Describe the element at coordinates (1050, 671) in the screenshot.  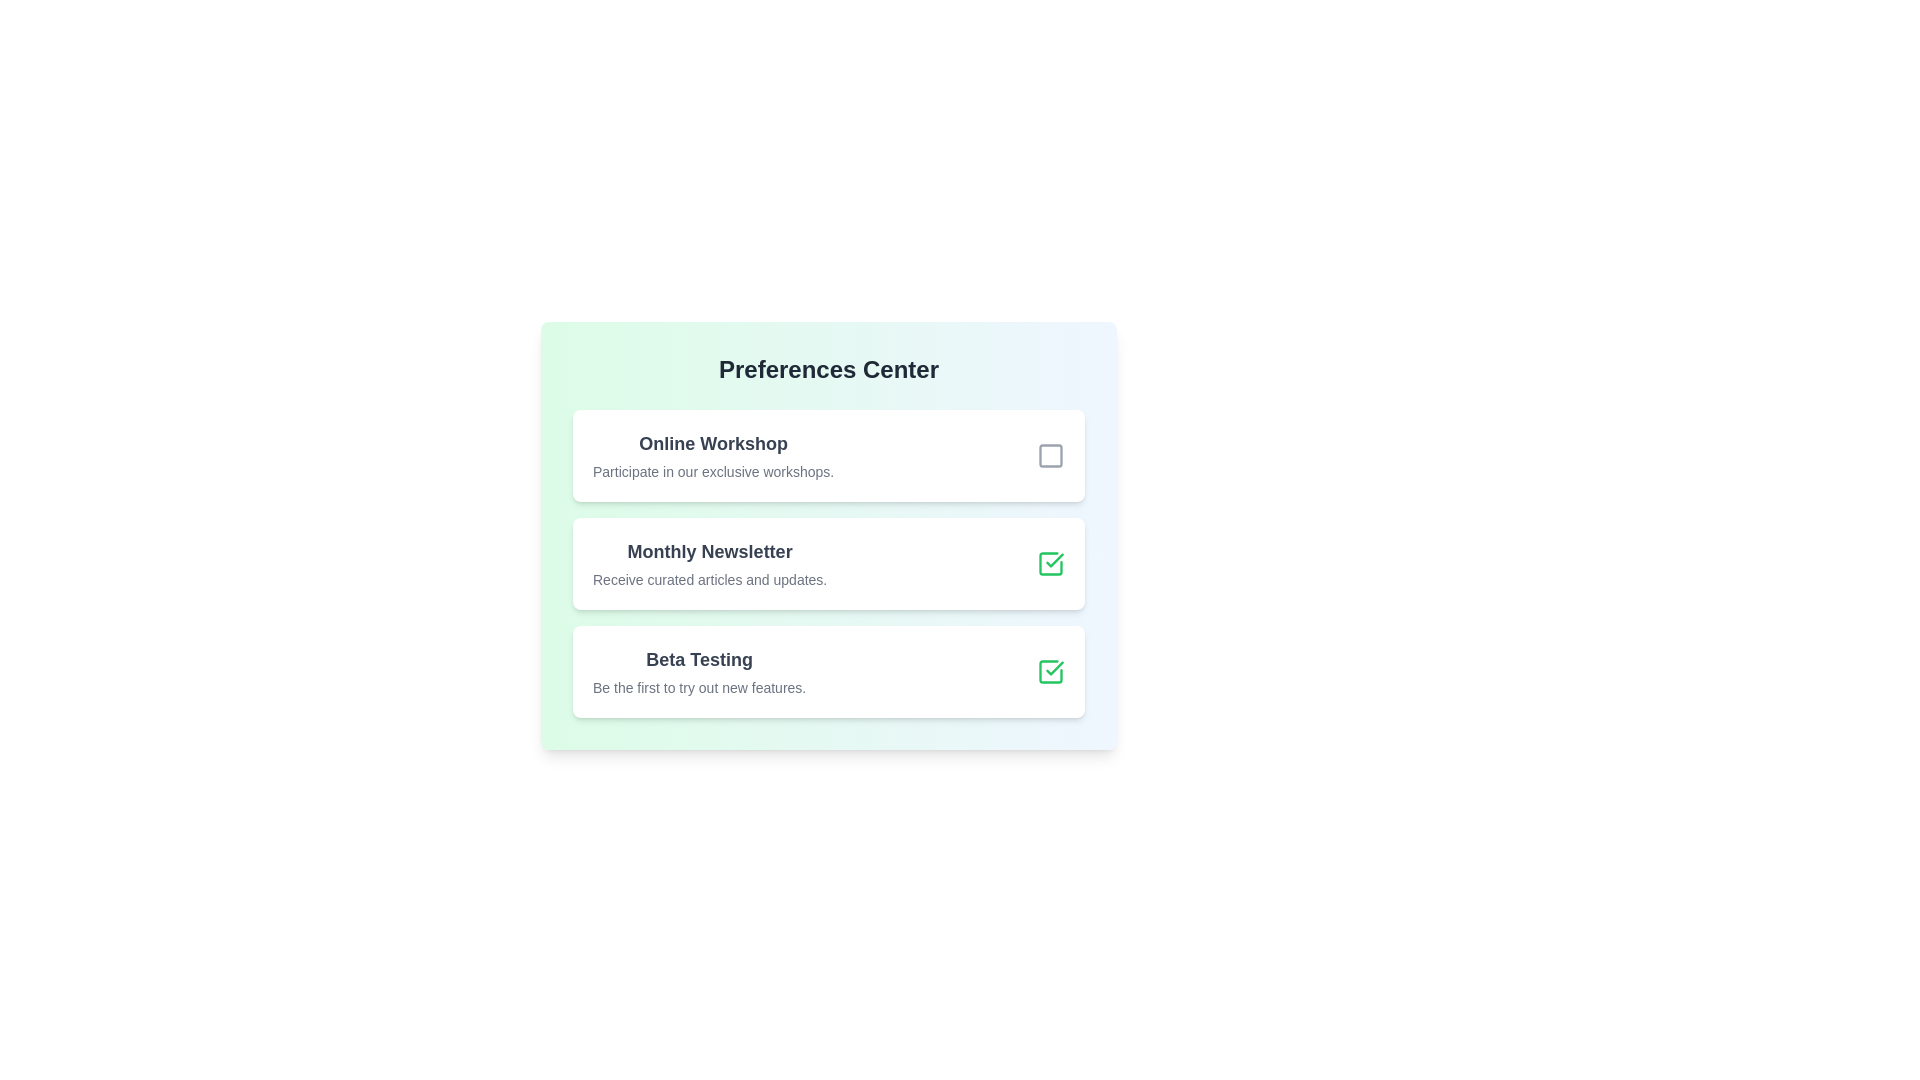
I see `the rectangular outline shape of the checkbox for the 'Monthly Newsletter' option in the 'Preferences Center' section` at that location.